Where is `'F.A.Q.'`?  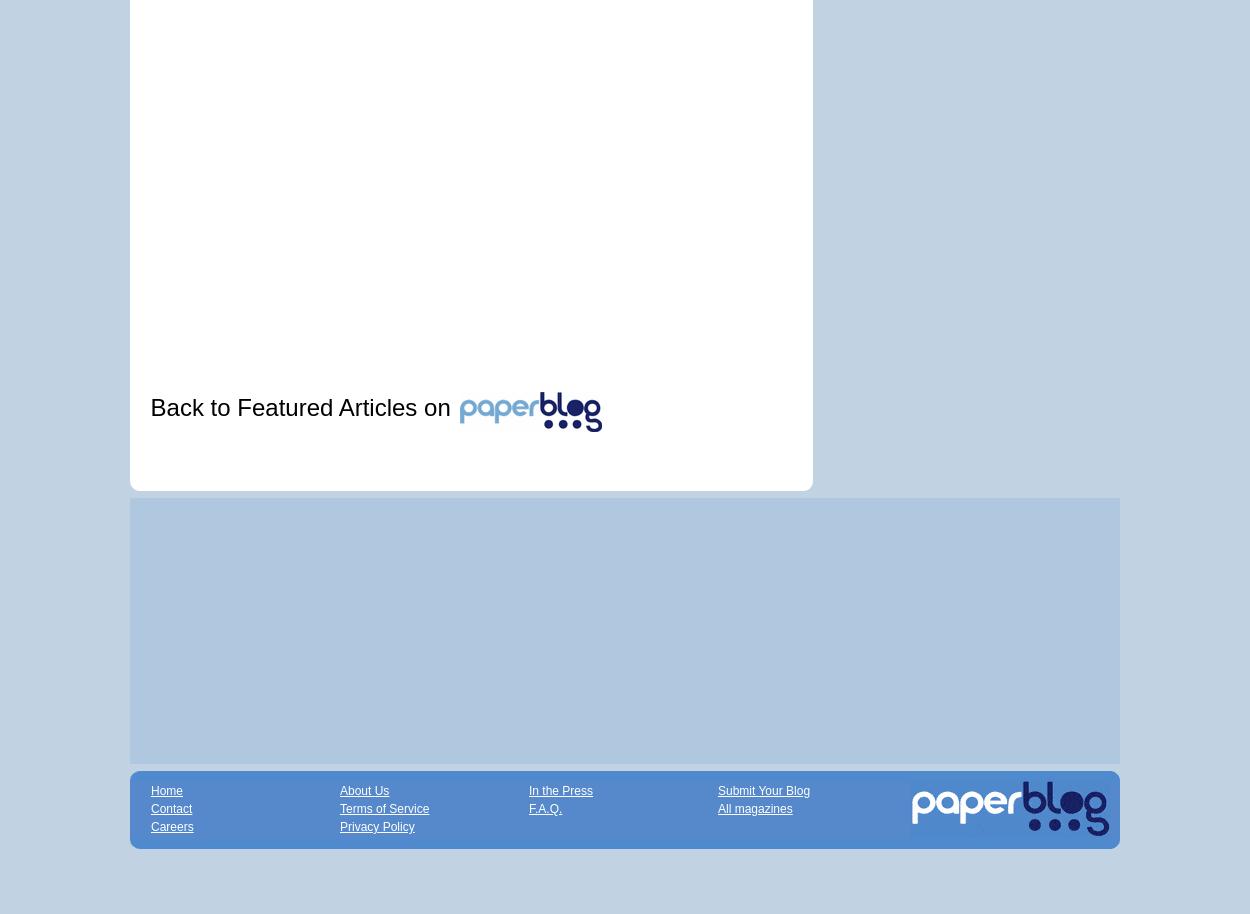
'F.A.Q.' is located at coordinates (545, 807).